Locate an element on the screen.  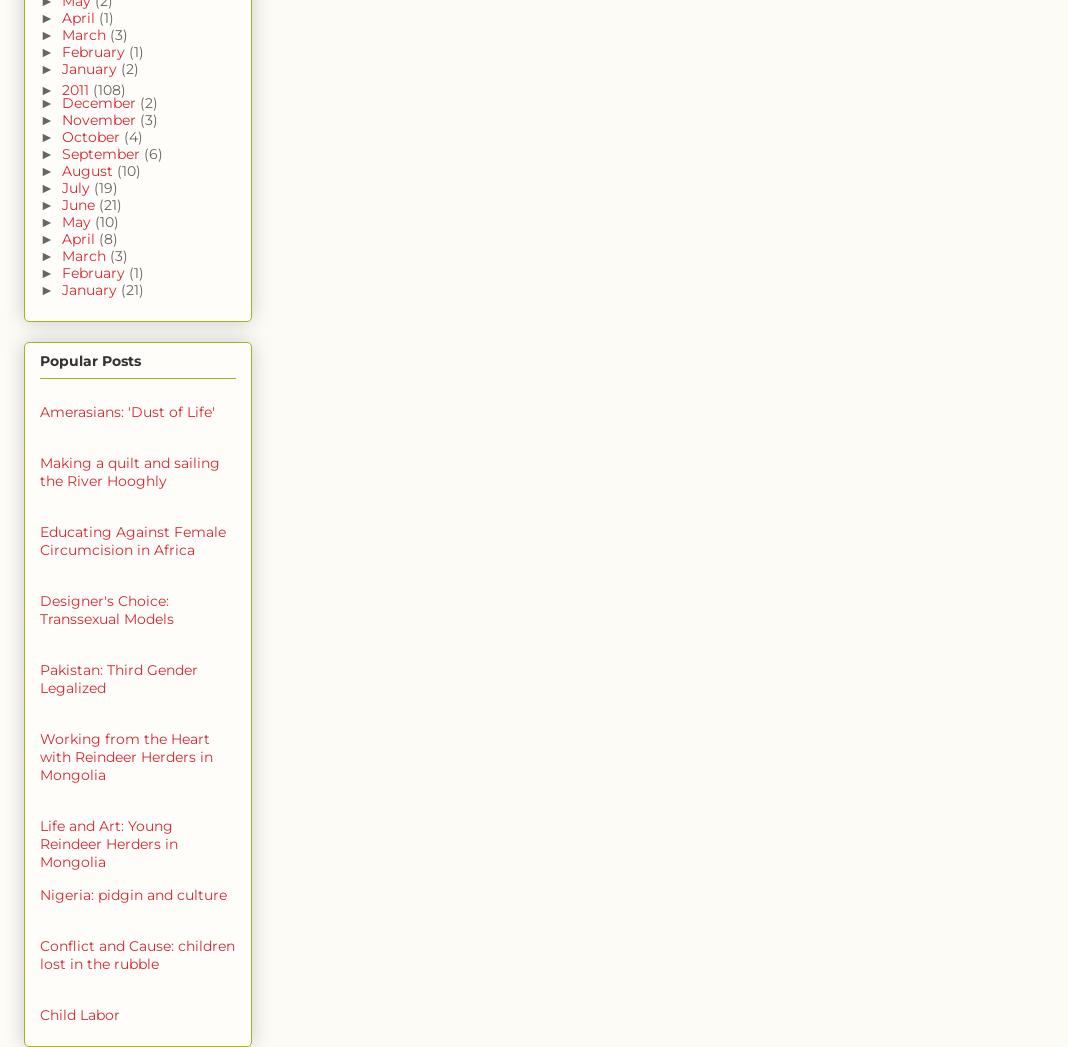
'Conflict and Cause: children lost in the rubble' is located at coordinates (137, 953).